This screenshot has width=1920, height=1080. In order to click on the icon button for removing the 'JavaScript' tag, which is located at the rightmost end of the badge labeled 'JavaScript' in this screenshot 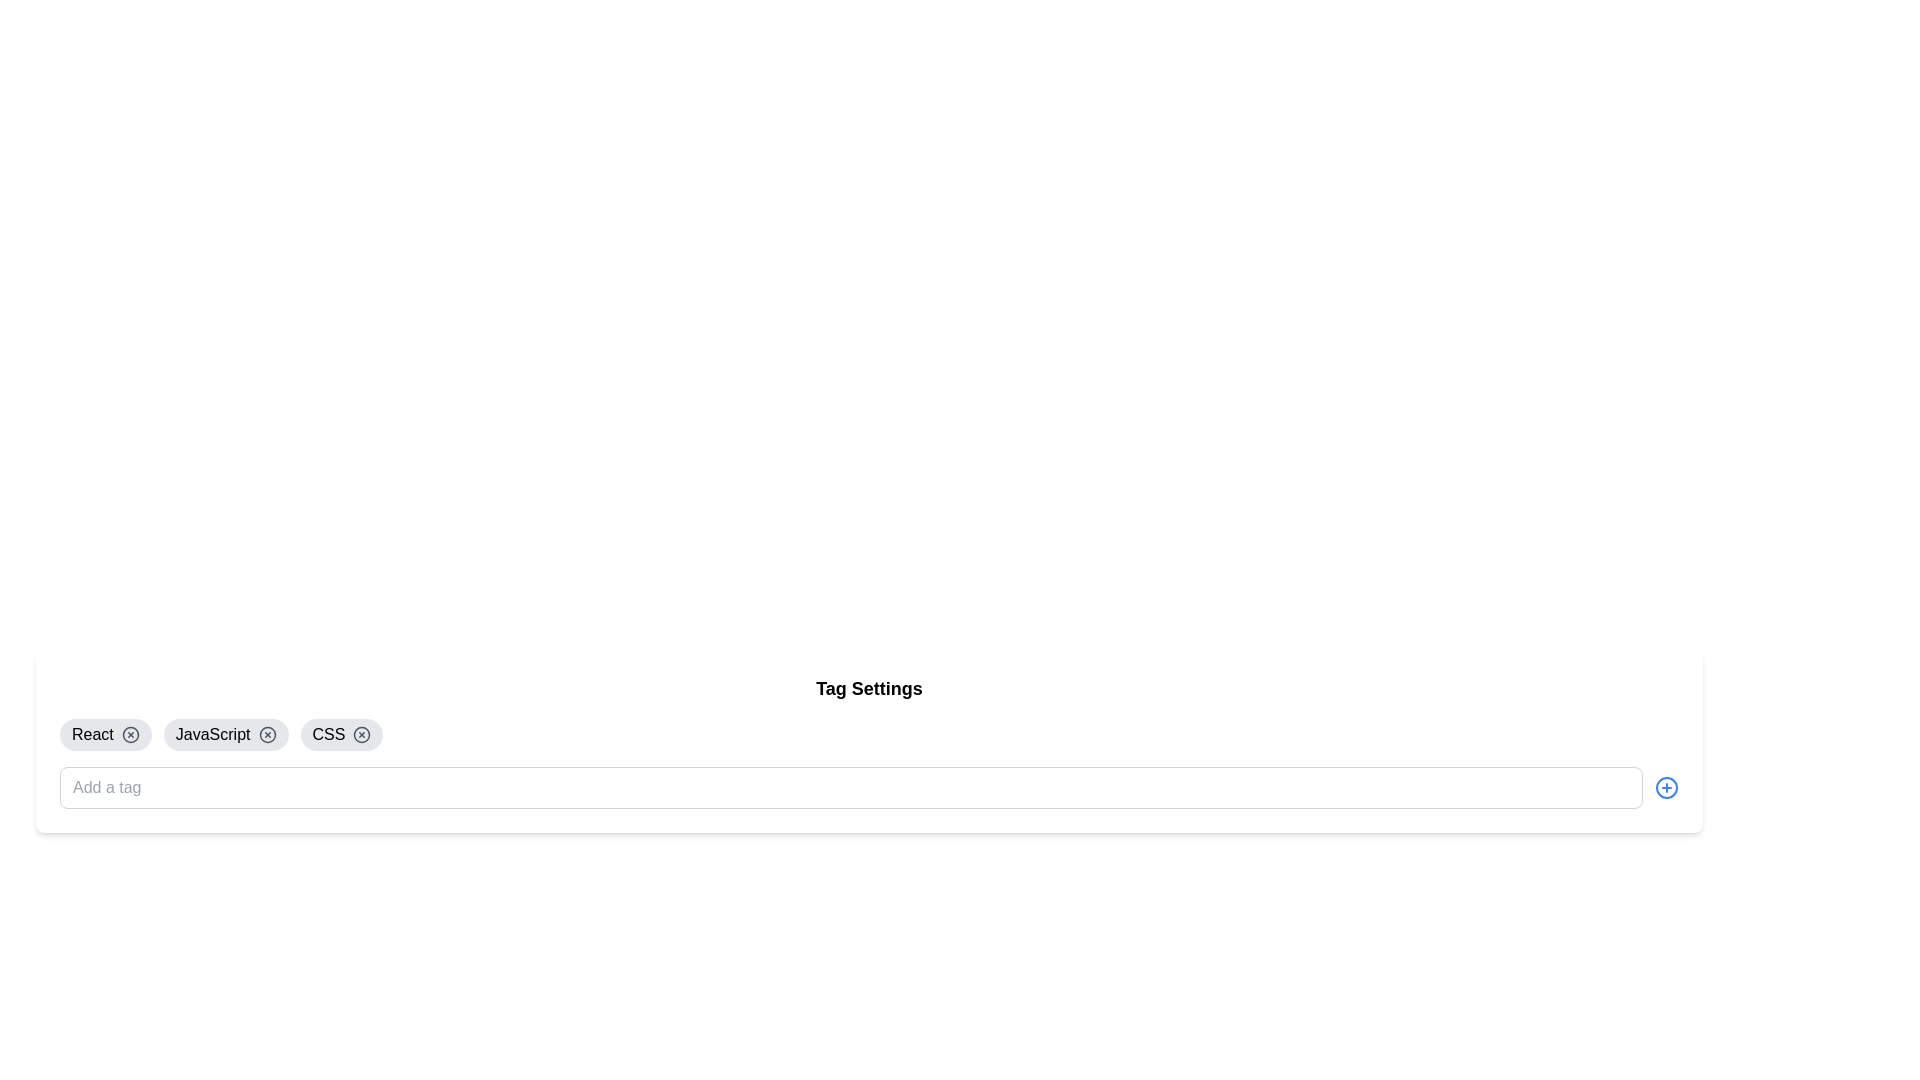, I will do `click(266, 735)`.